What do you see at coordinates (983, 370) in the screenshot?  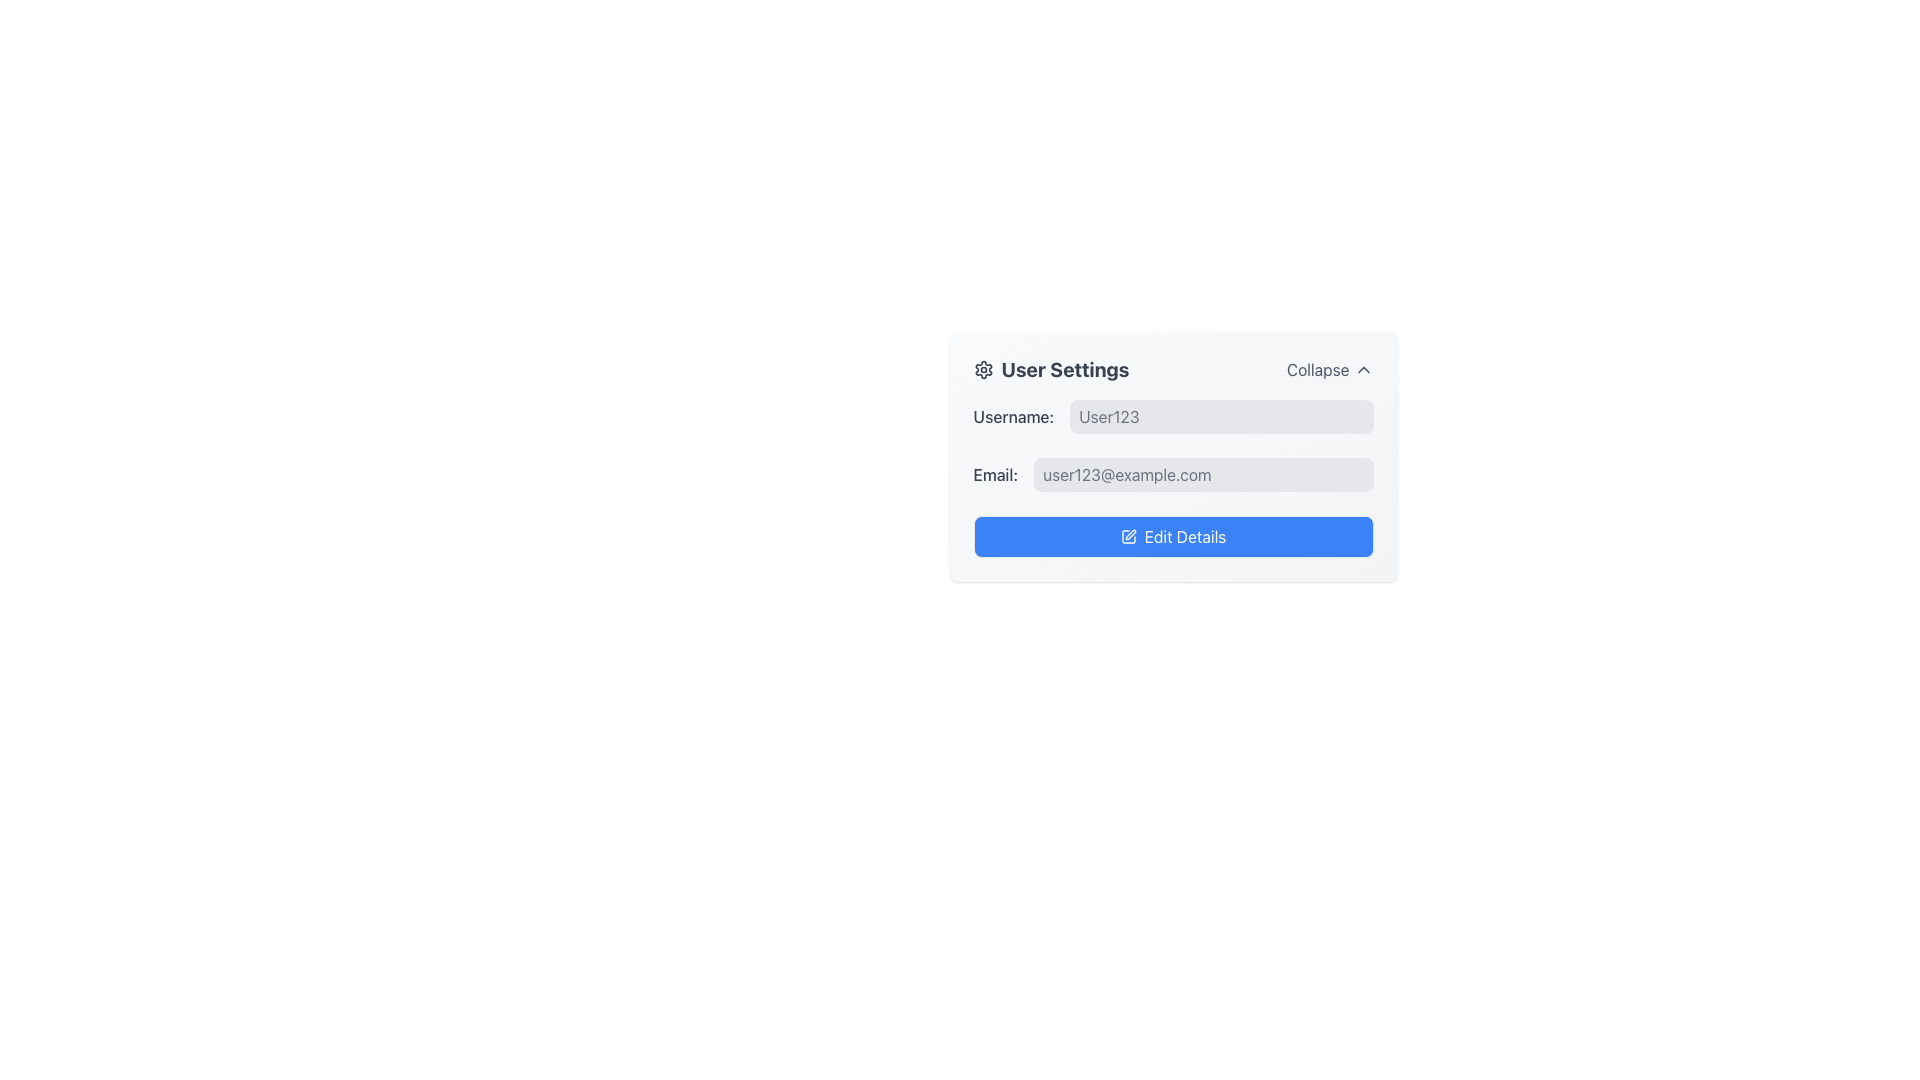 I see `the gear icon, which is a small cogwheel located to the left of the 'User Settings' text in the header of the settings panel` at bounding box center [983, 370].